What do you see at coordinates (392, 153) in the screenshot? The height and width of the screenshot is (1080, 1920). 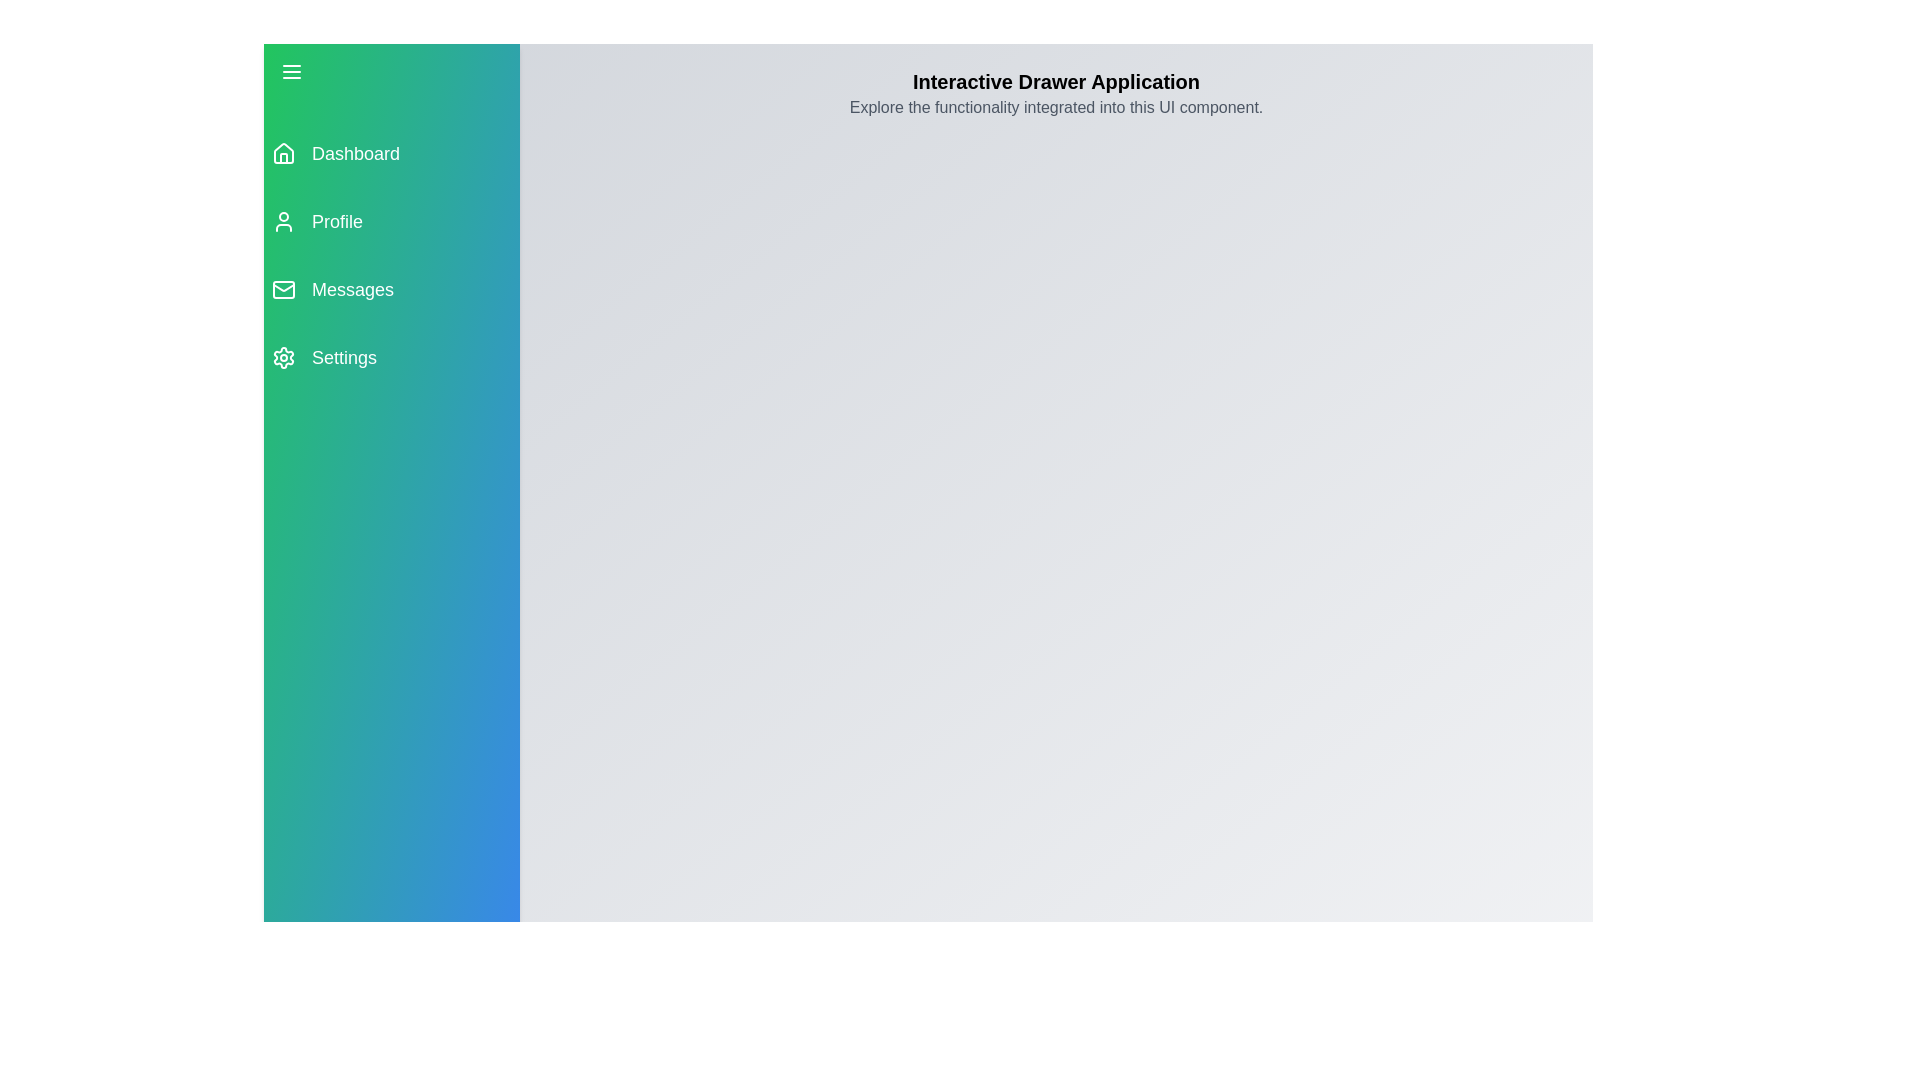 I see `the menu item labeled Dashboard` at bounding box center [392, 153].